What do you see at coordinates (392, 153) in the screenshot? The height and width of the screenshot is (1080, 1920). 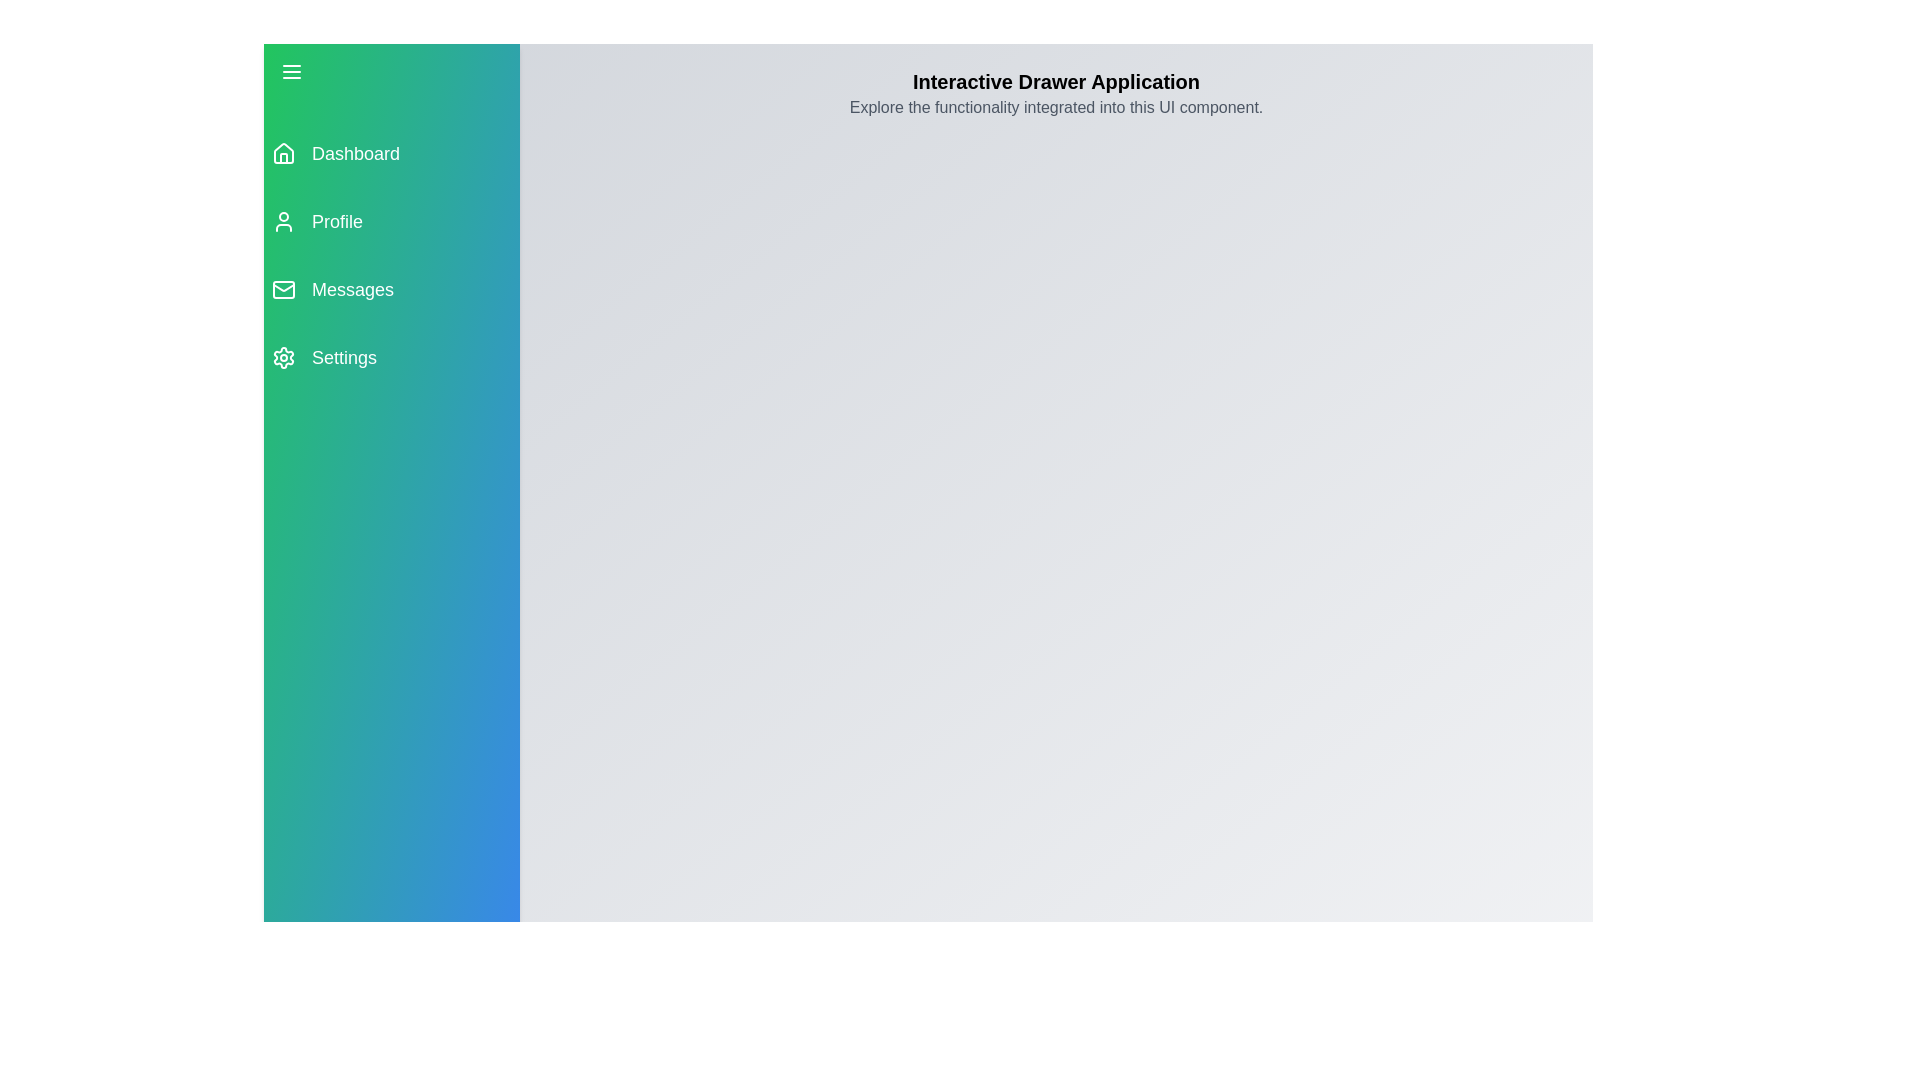 I see `the menu item labeled Dashboard` at bounding box center [392, 153].